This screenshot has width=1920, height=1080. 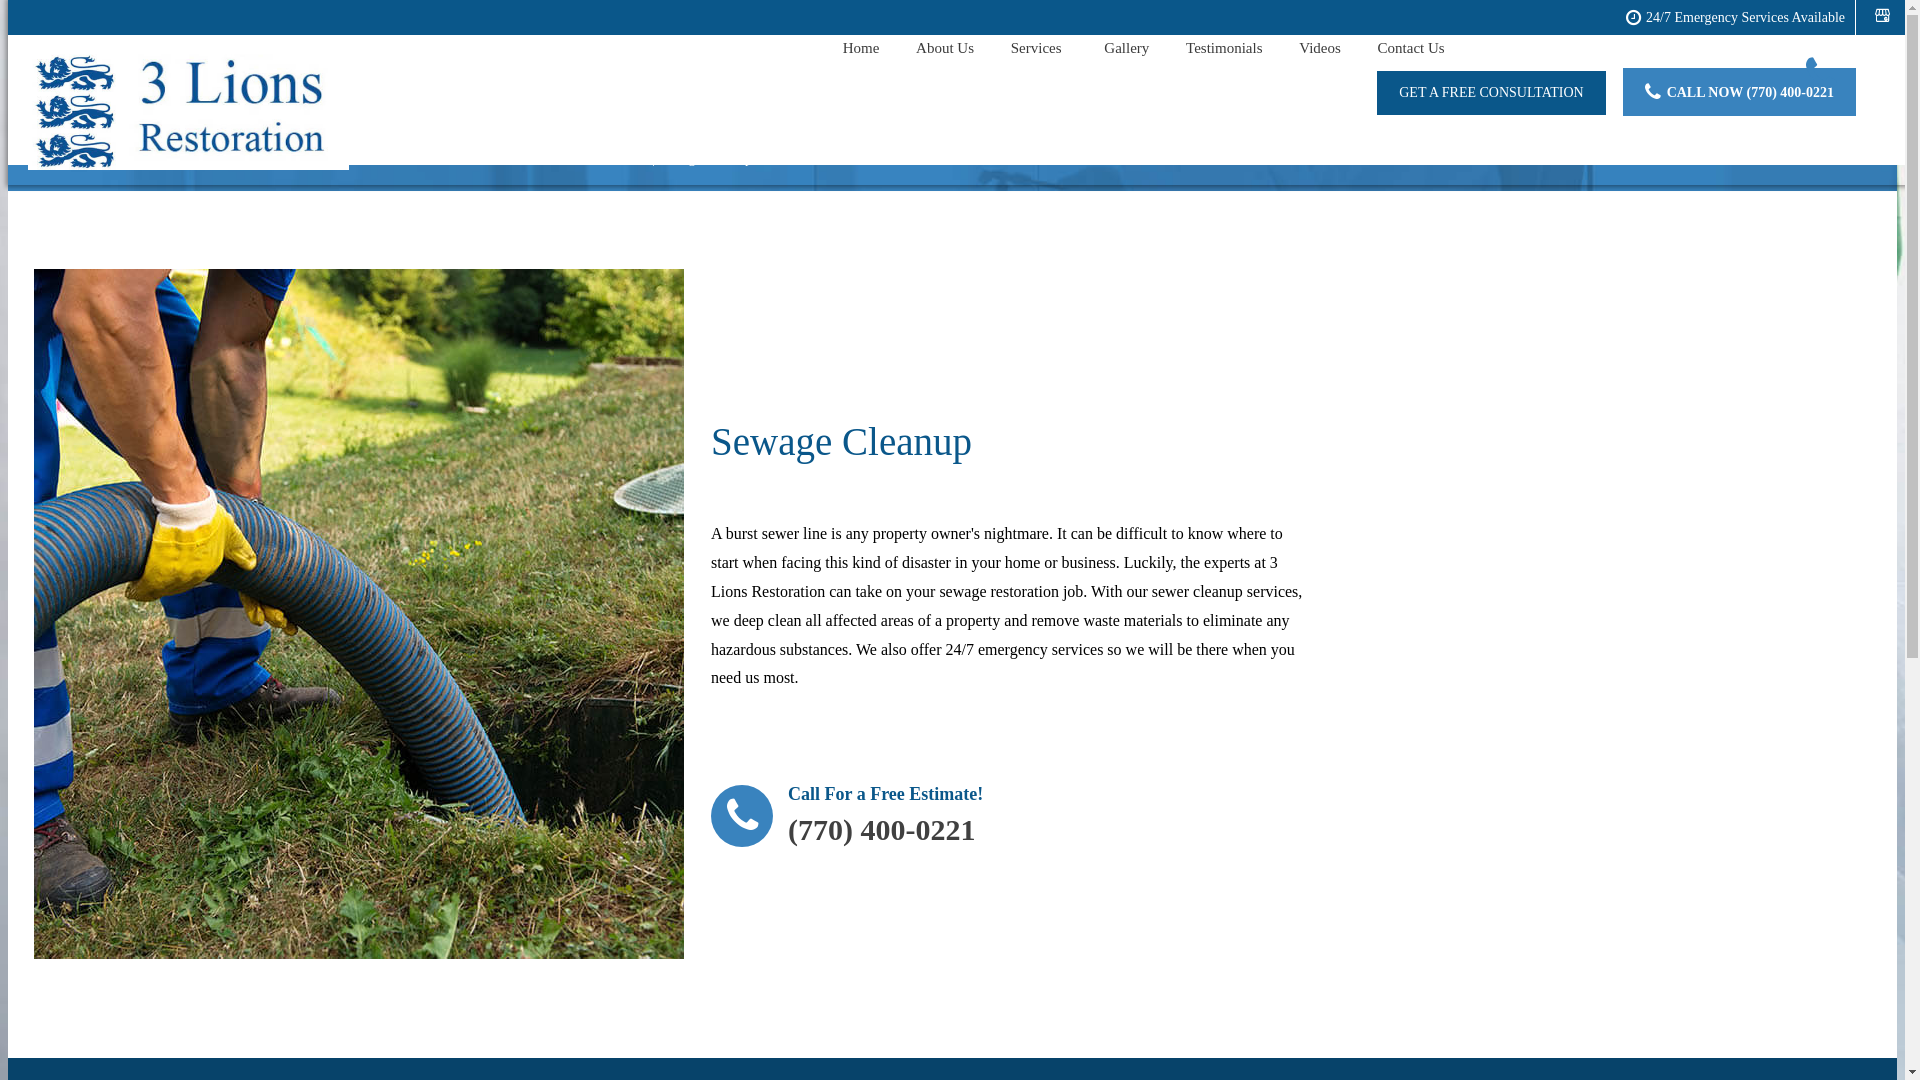 What do you see at coordinates (1223, 48) in the screenshot?
I see `'Testimonials'` at bounding box center [1223, 48].